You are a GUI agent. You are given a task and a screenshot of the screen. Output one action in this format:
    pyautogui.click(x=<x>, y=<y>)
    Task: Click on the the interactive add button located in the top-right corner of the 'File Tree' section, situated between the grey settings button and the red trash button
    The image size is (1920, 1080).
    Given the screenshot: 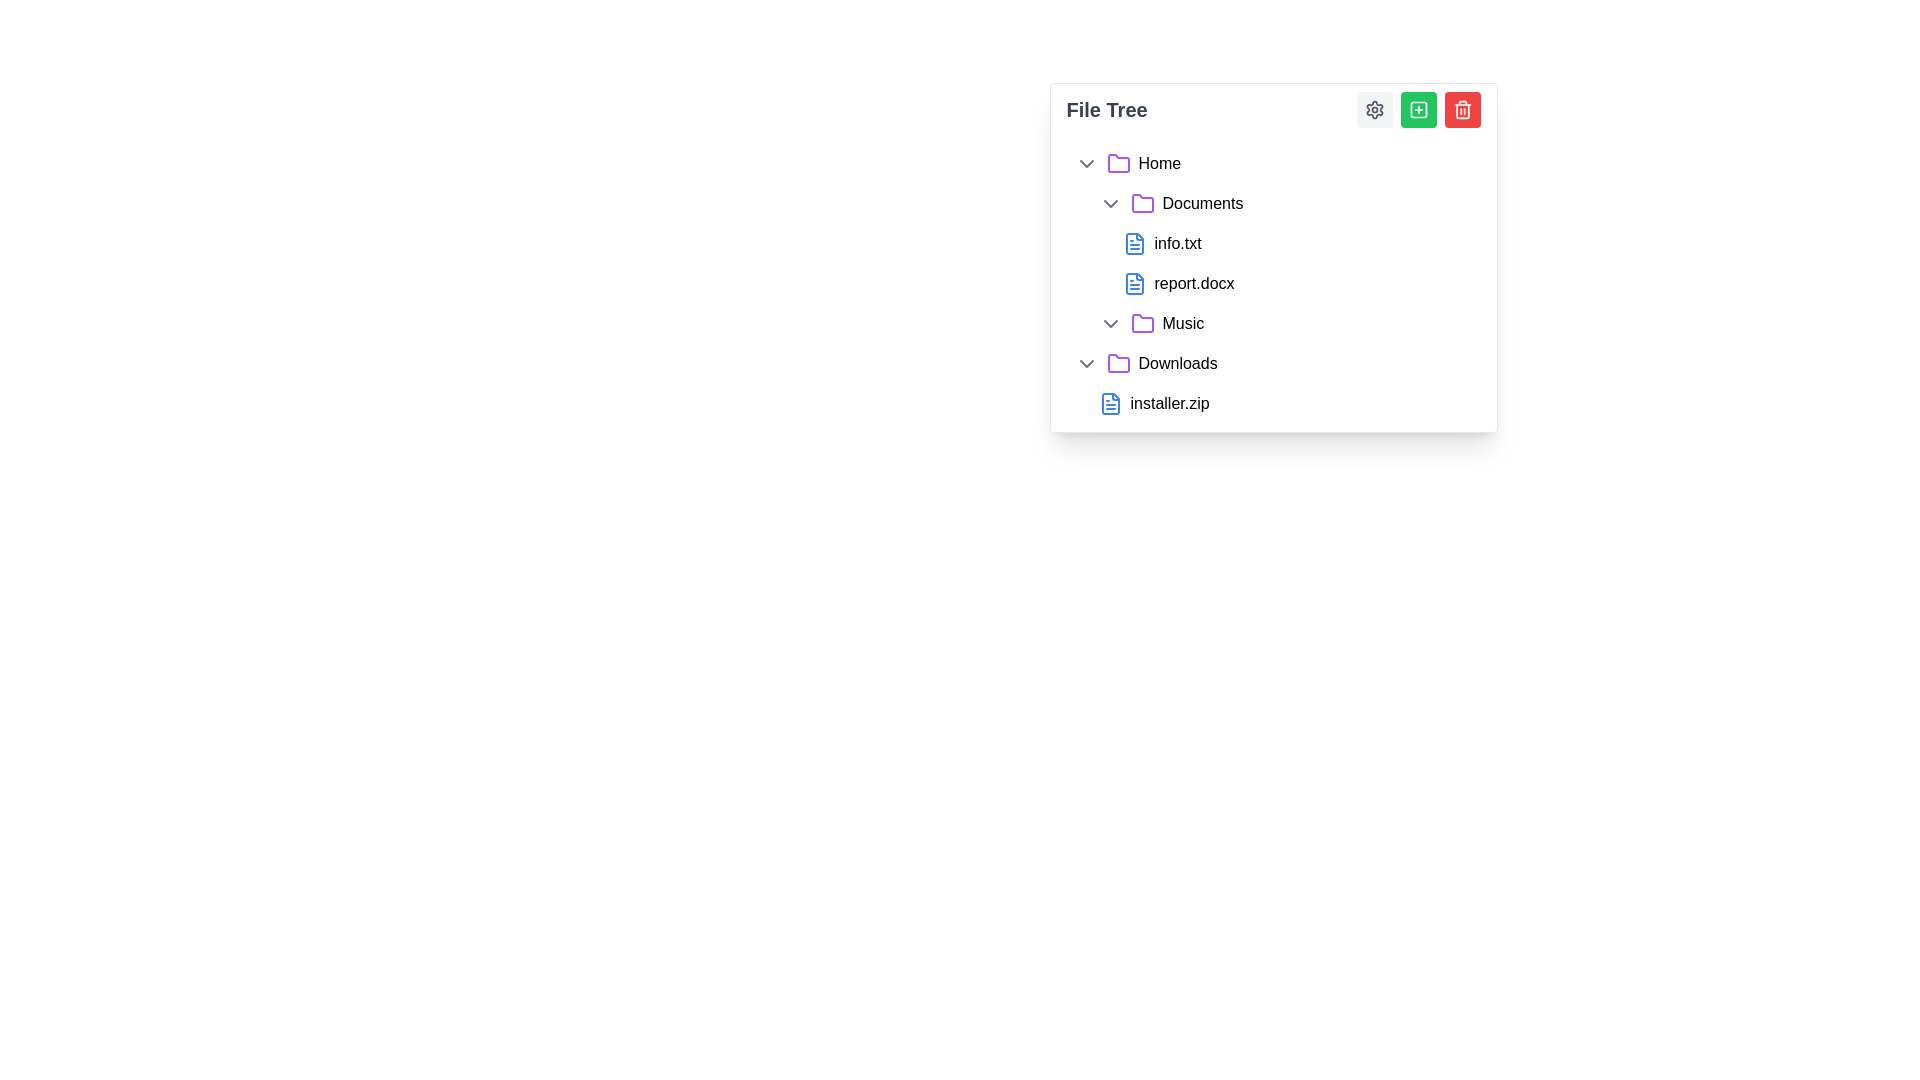 What is the action you would take?
    pyautogui.click(x=1417, y=110)
    